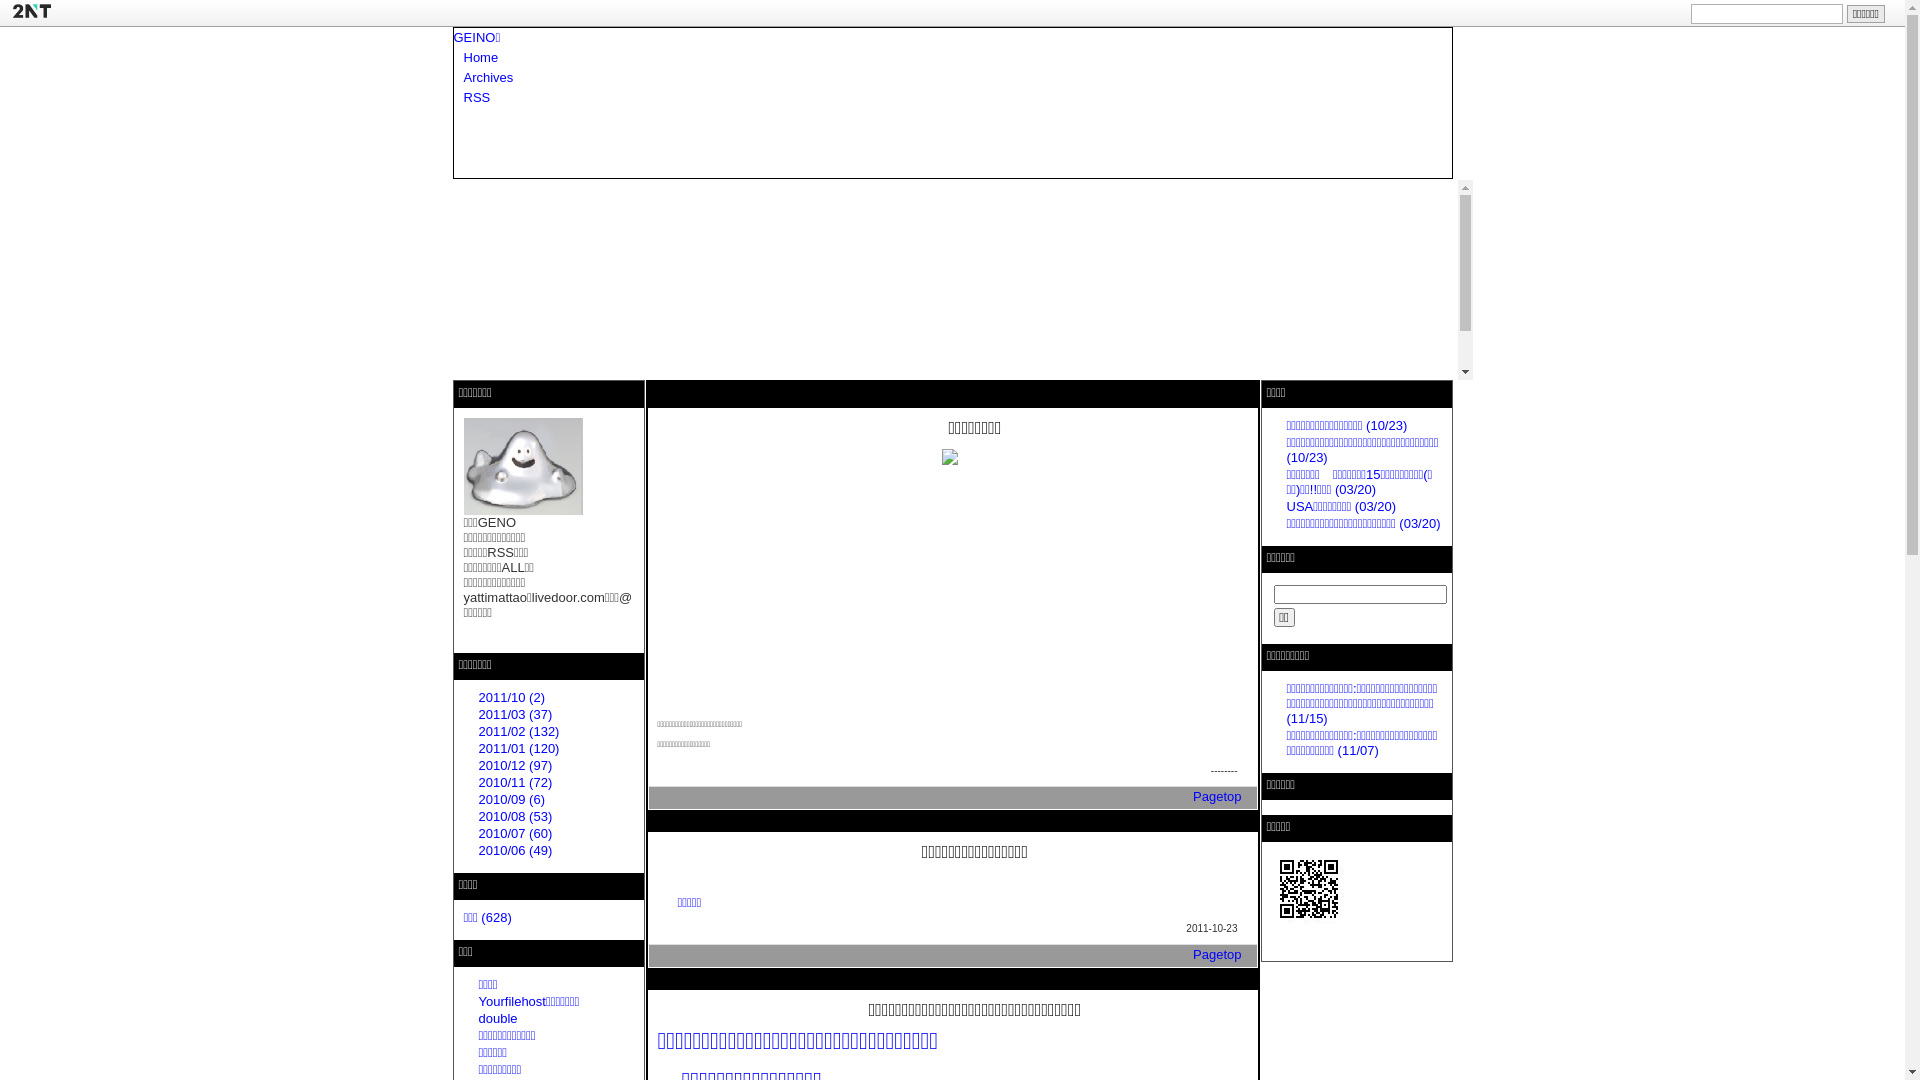 The image size is (1920, 1080). Describe the element at coordinates (477, 798) in the screenshot. I see `'2010/09 (6)'` at that location.